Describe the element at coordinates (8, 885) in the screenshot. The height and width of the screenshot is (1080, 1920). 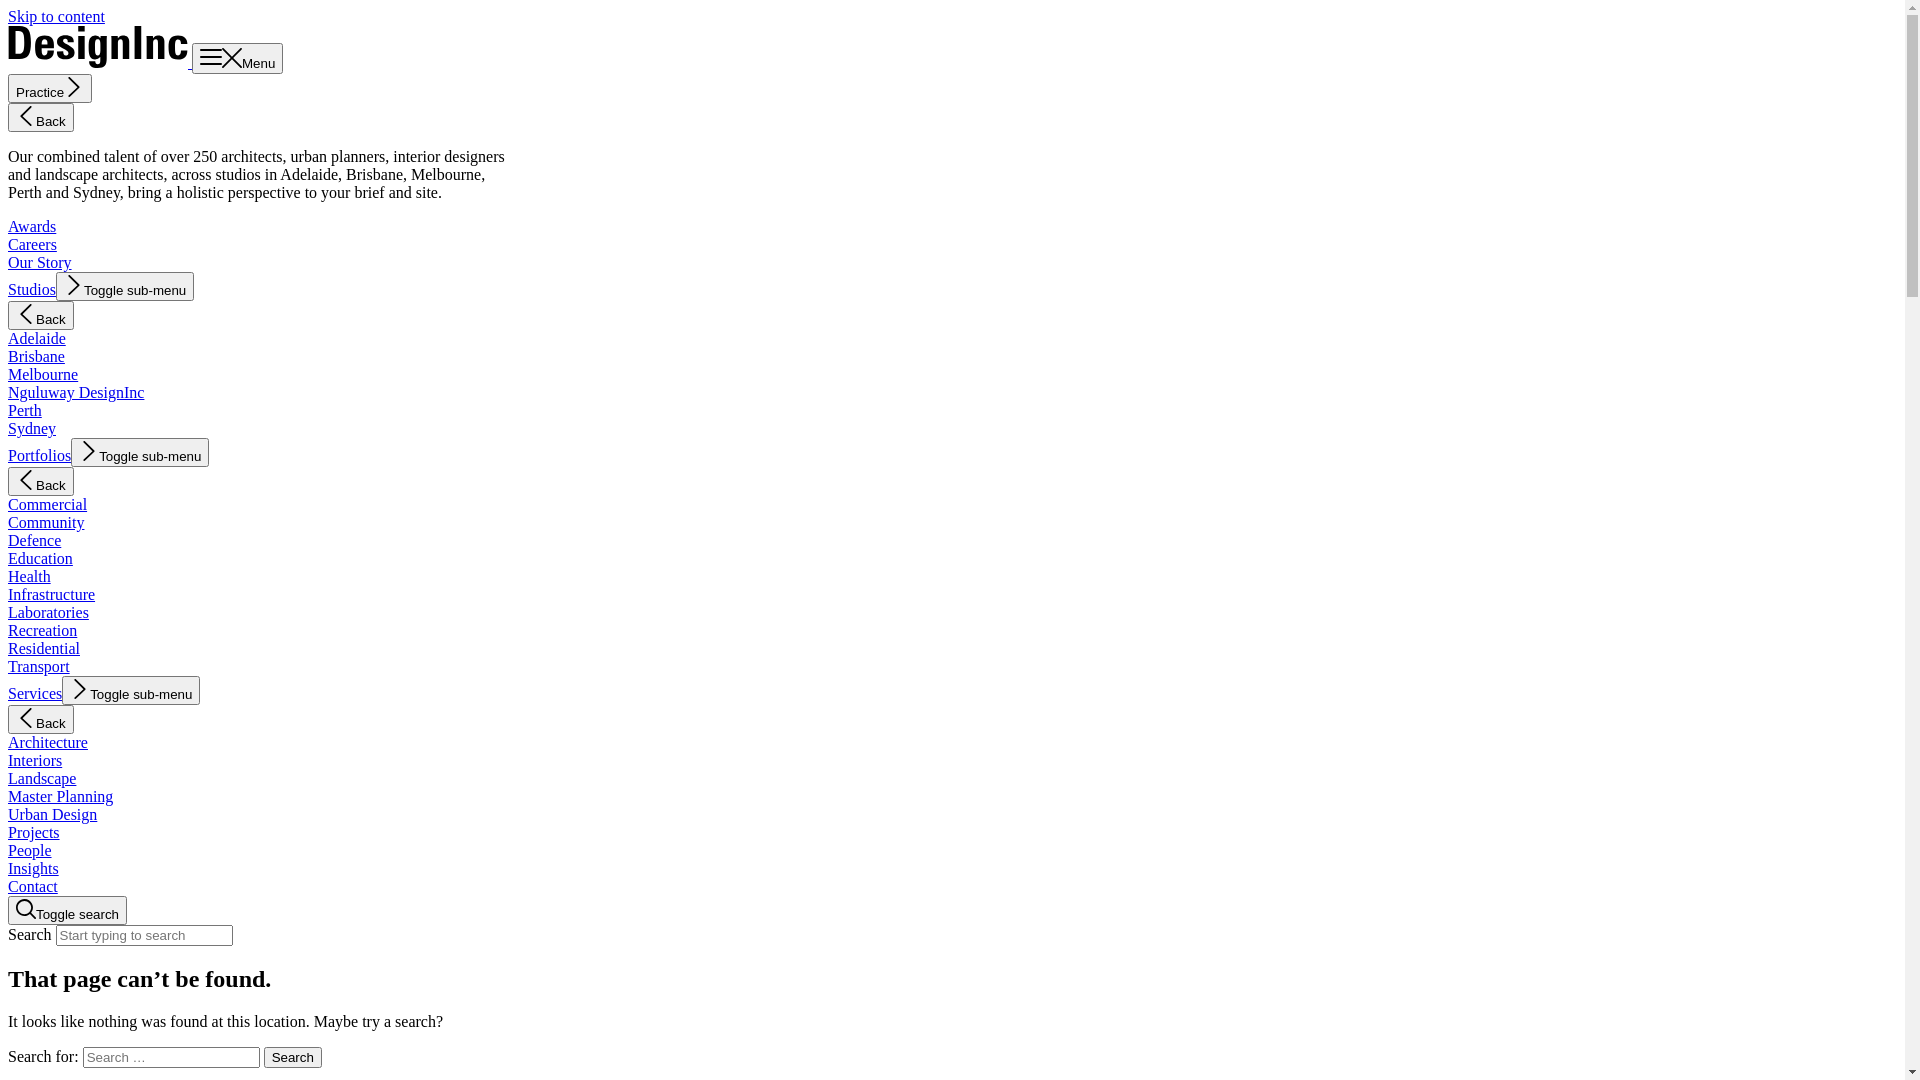
I see `'Contact'` at that location.